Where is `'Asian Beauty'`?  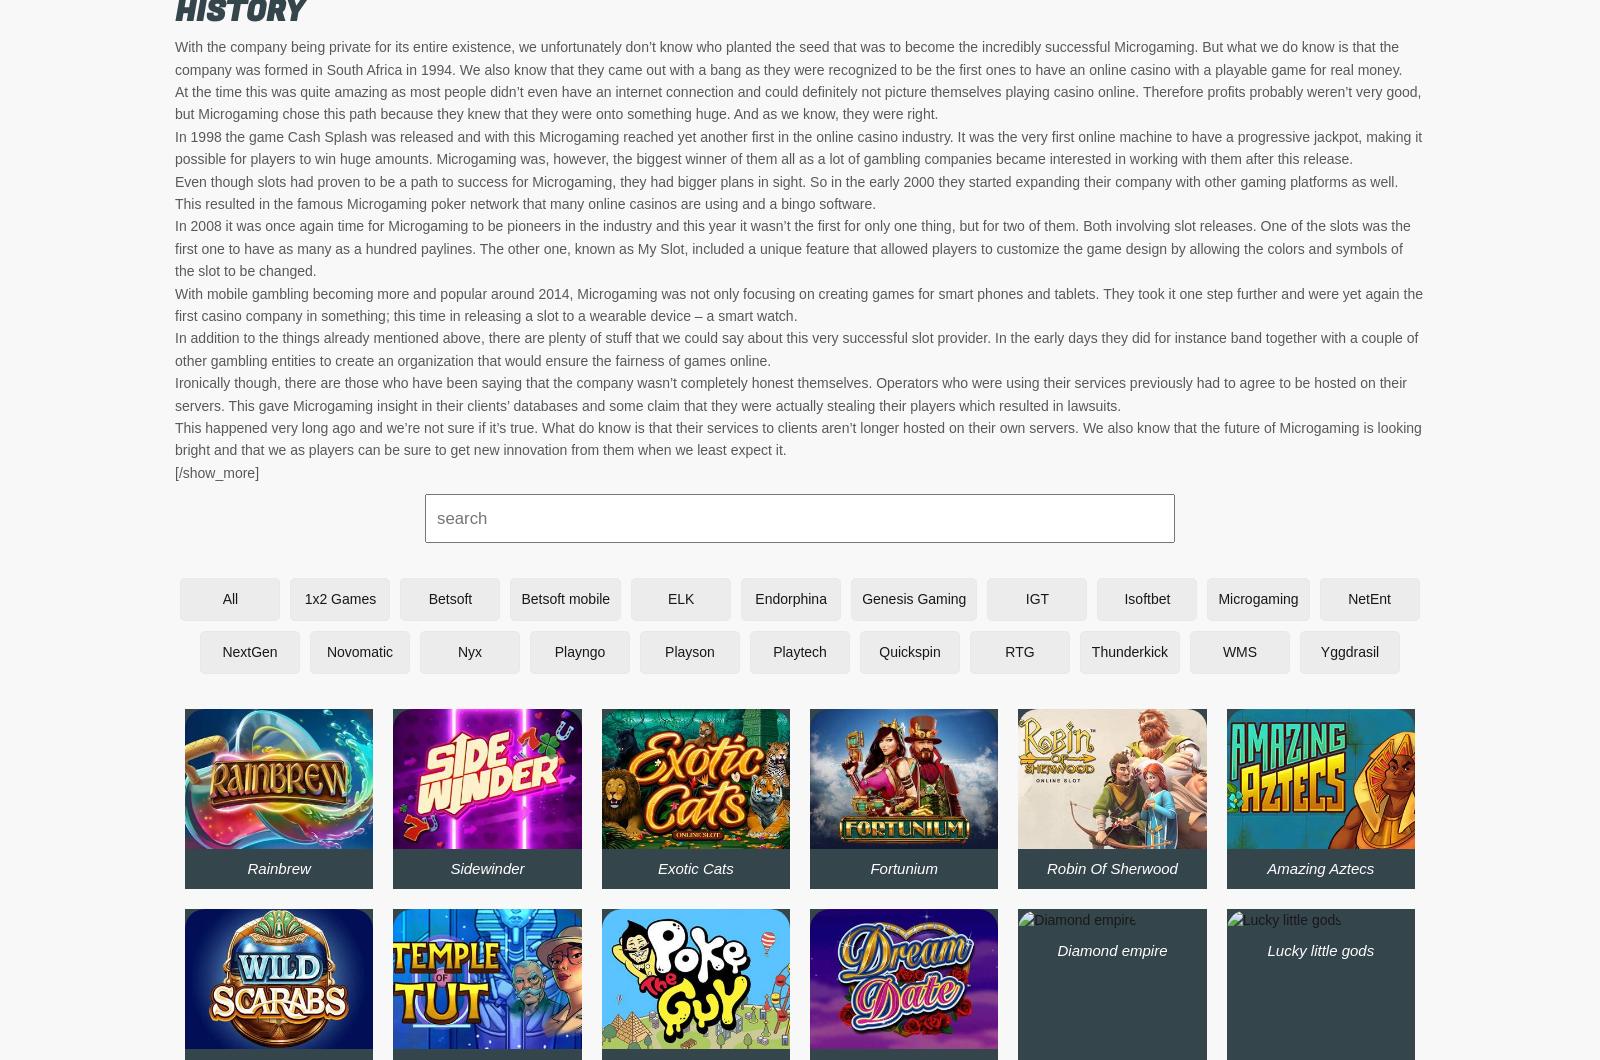
'Asian Beauty' is located at coordinates (902, 824).